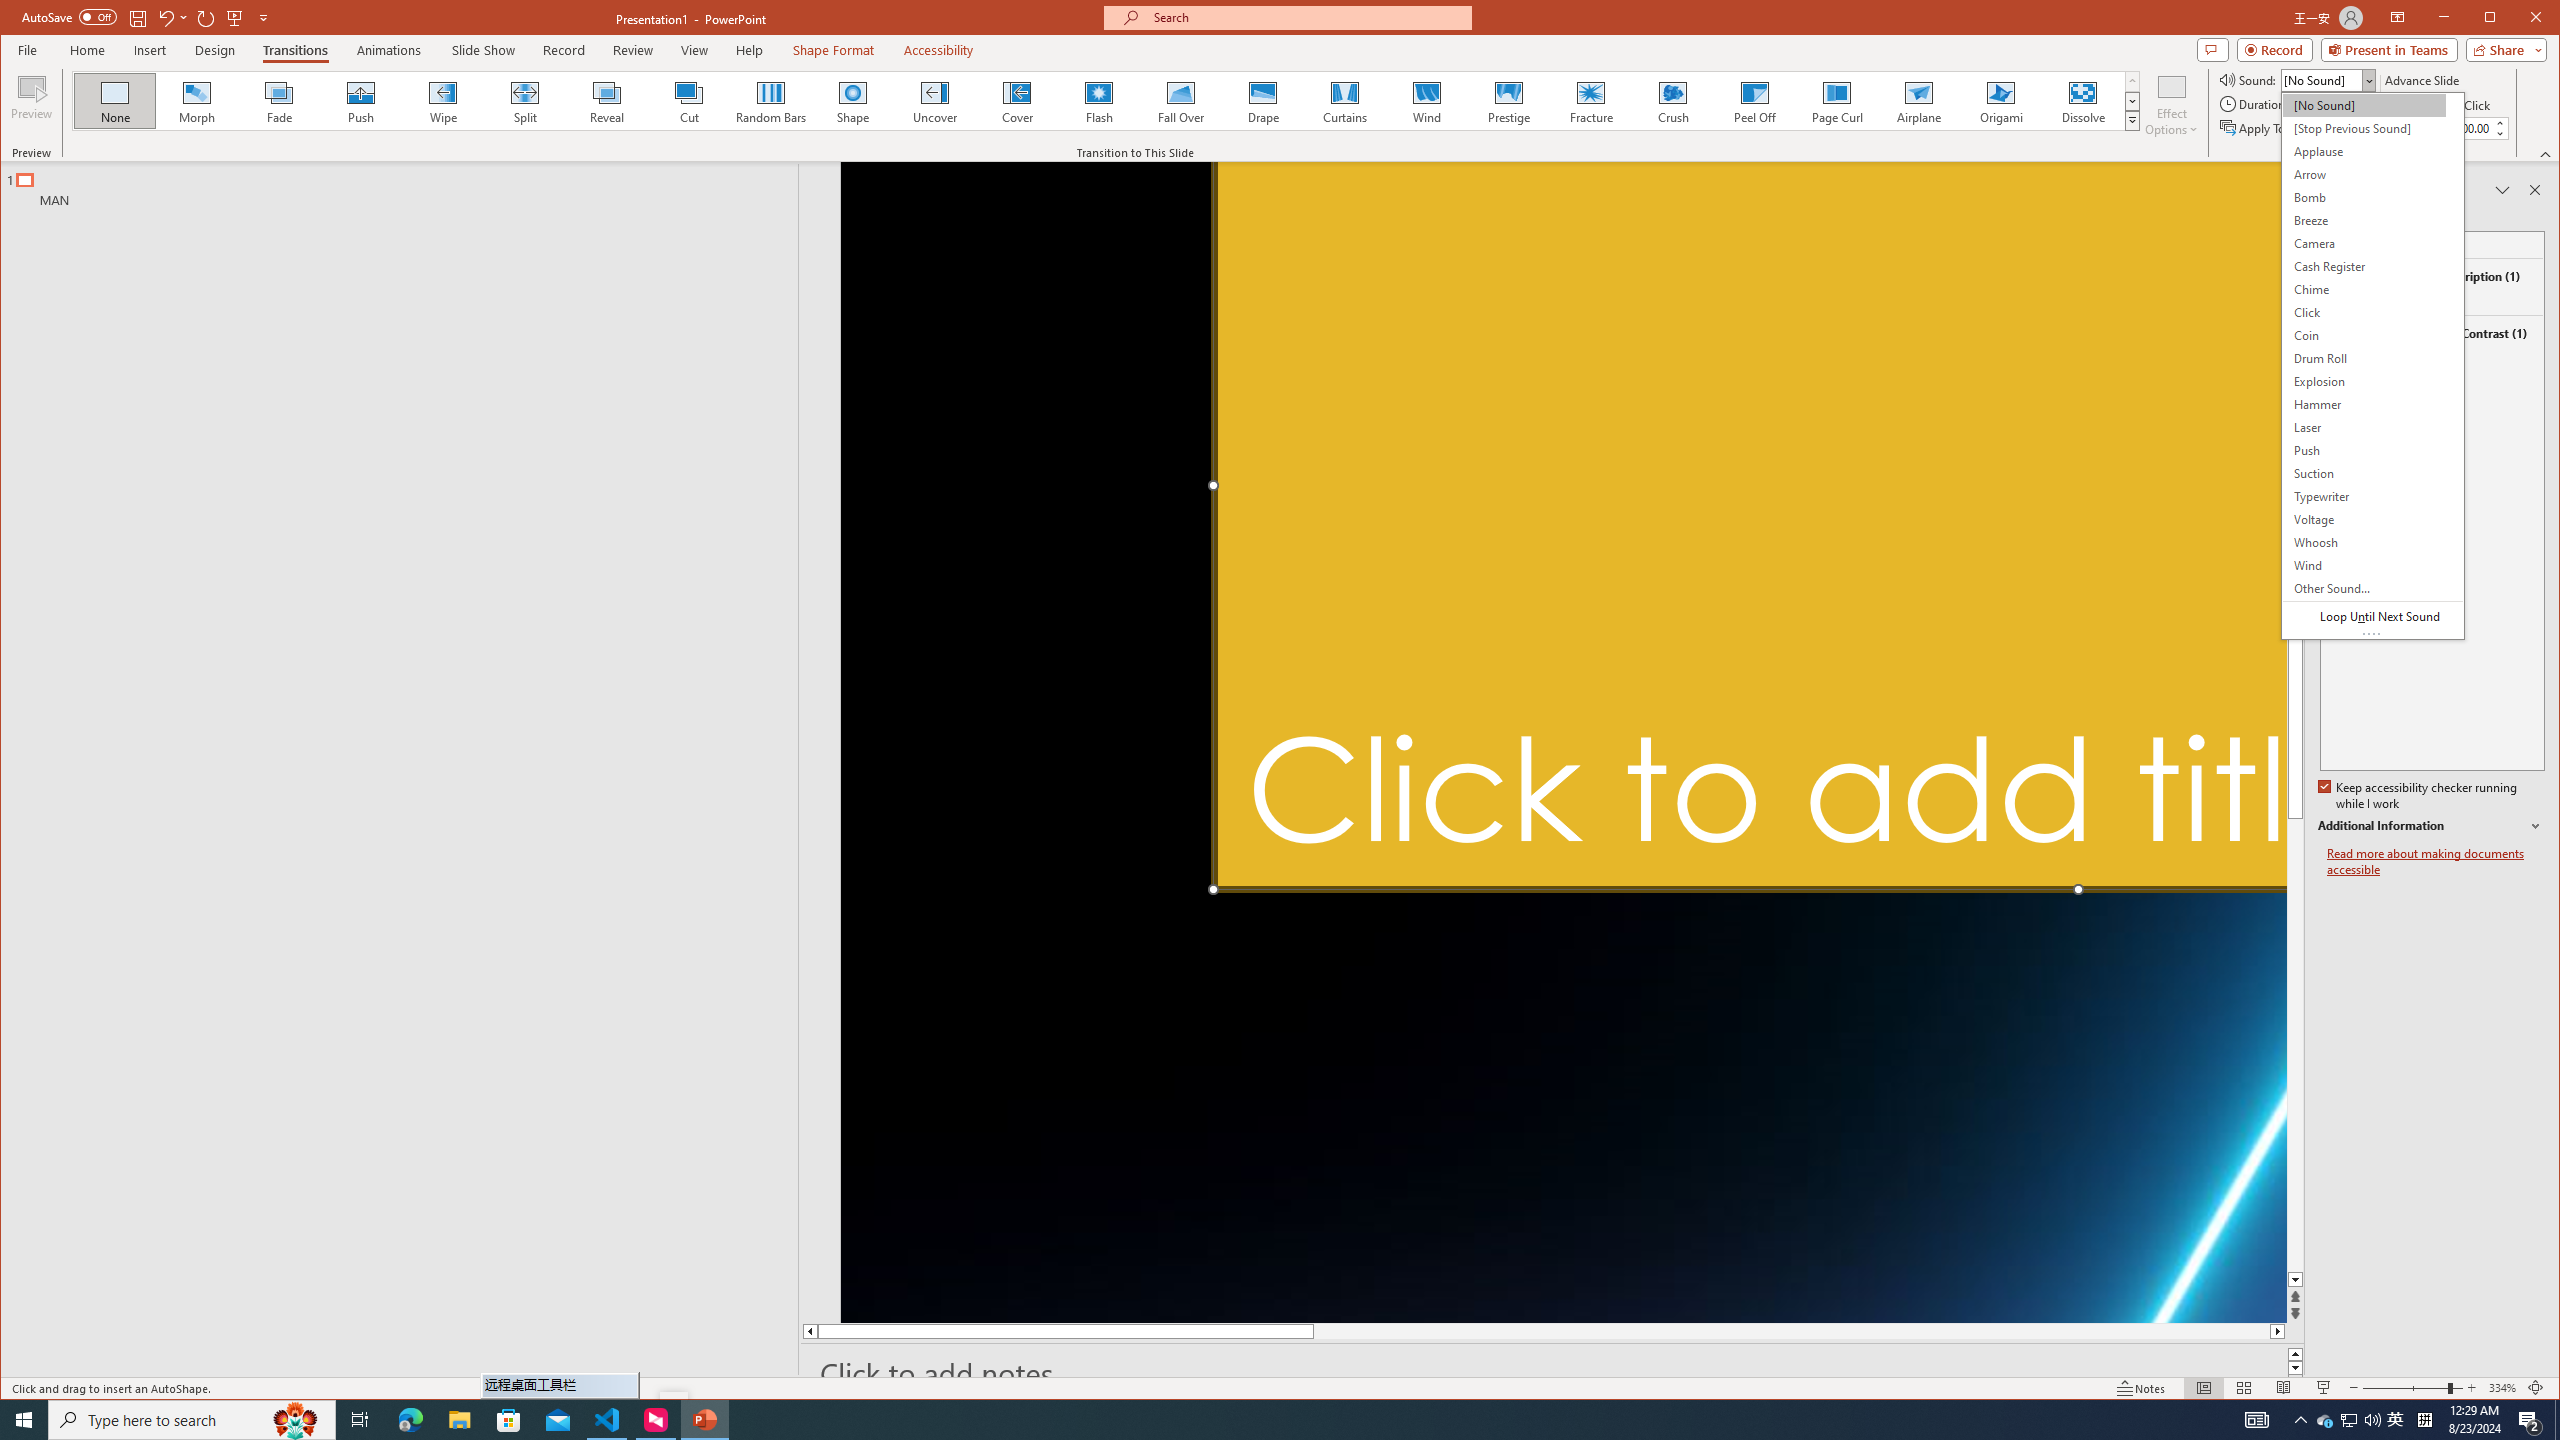 The image size is (2560, 1440). What do you see at coordinates (2327, 80) in the screenshot?
I see `'Sound'` at bounding box center [2327, 80].